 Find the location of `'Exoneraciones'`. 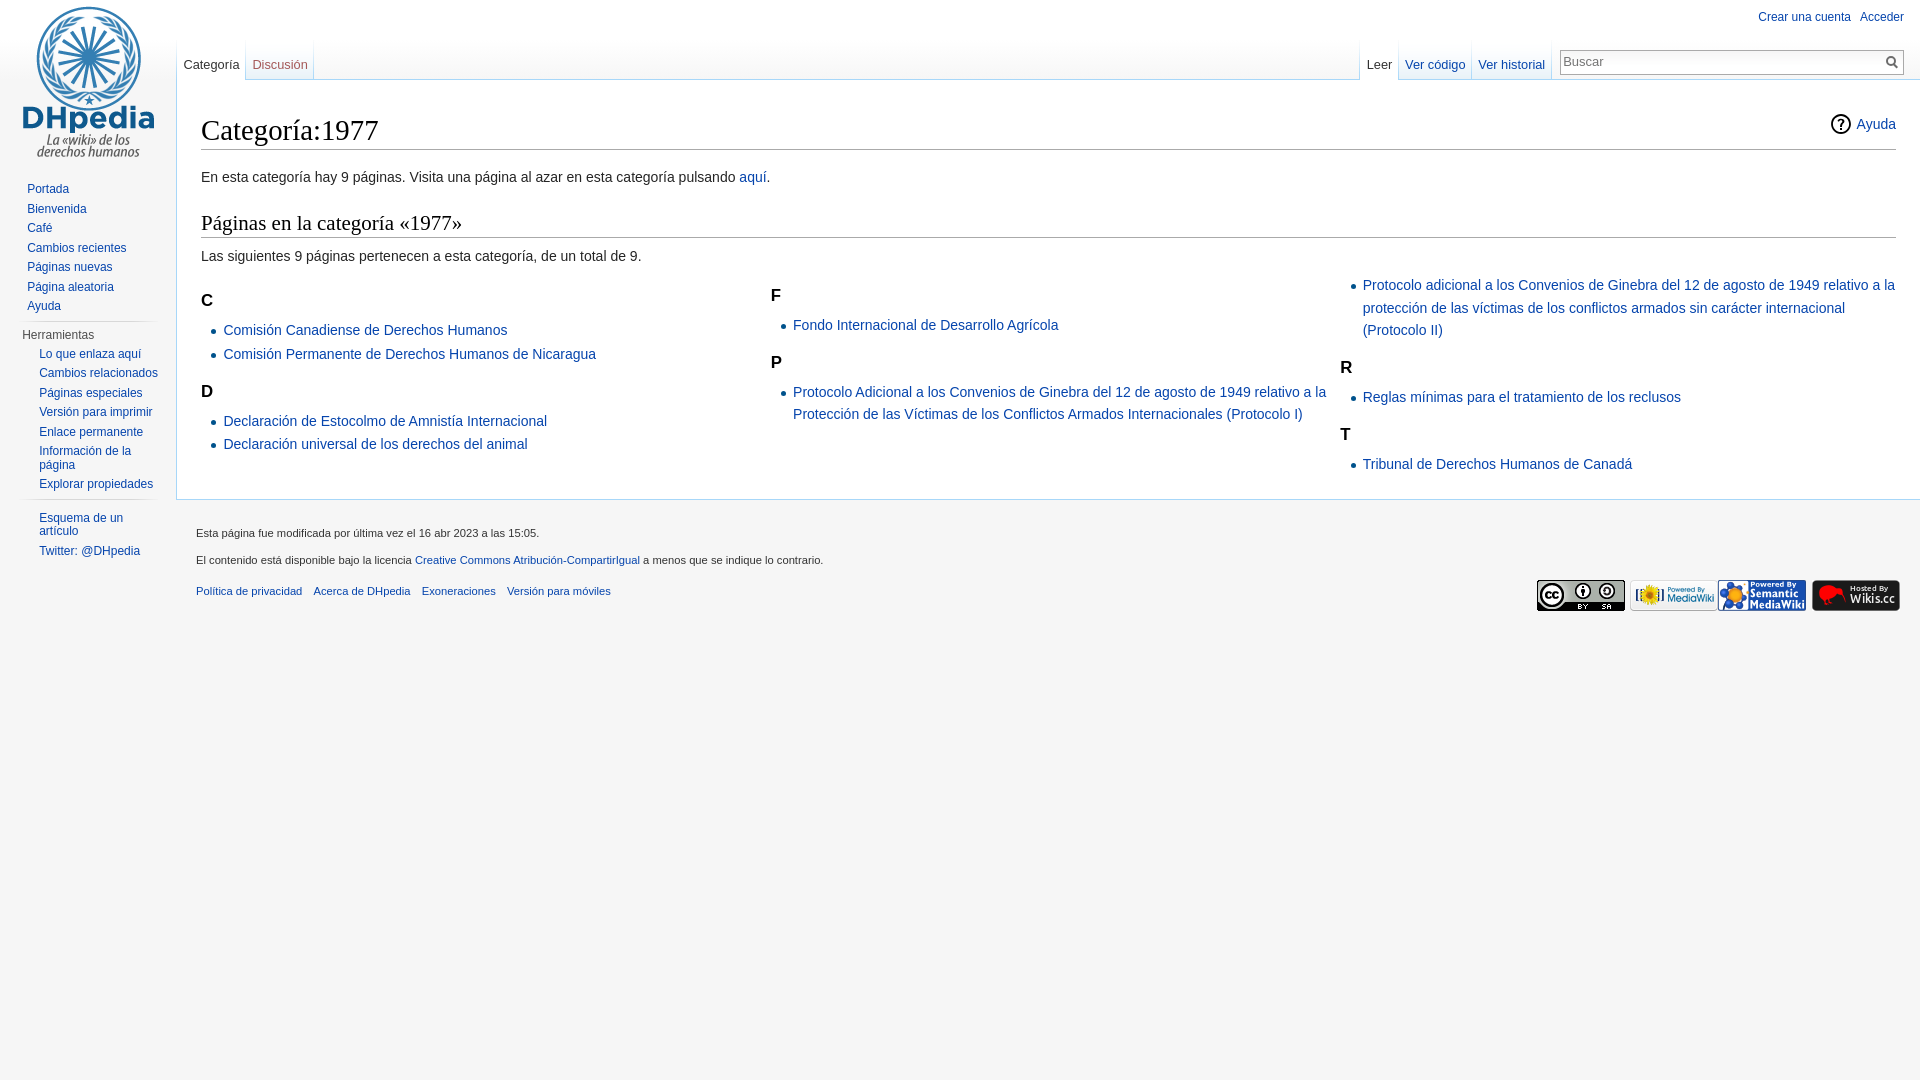

'Exoneraciones' is located at coordinates (458, 589).